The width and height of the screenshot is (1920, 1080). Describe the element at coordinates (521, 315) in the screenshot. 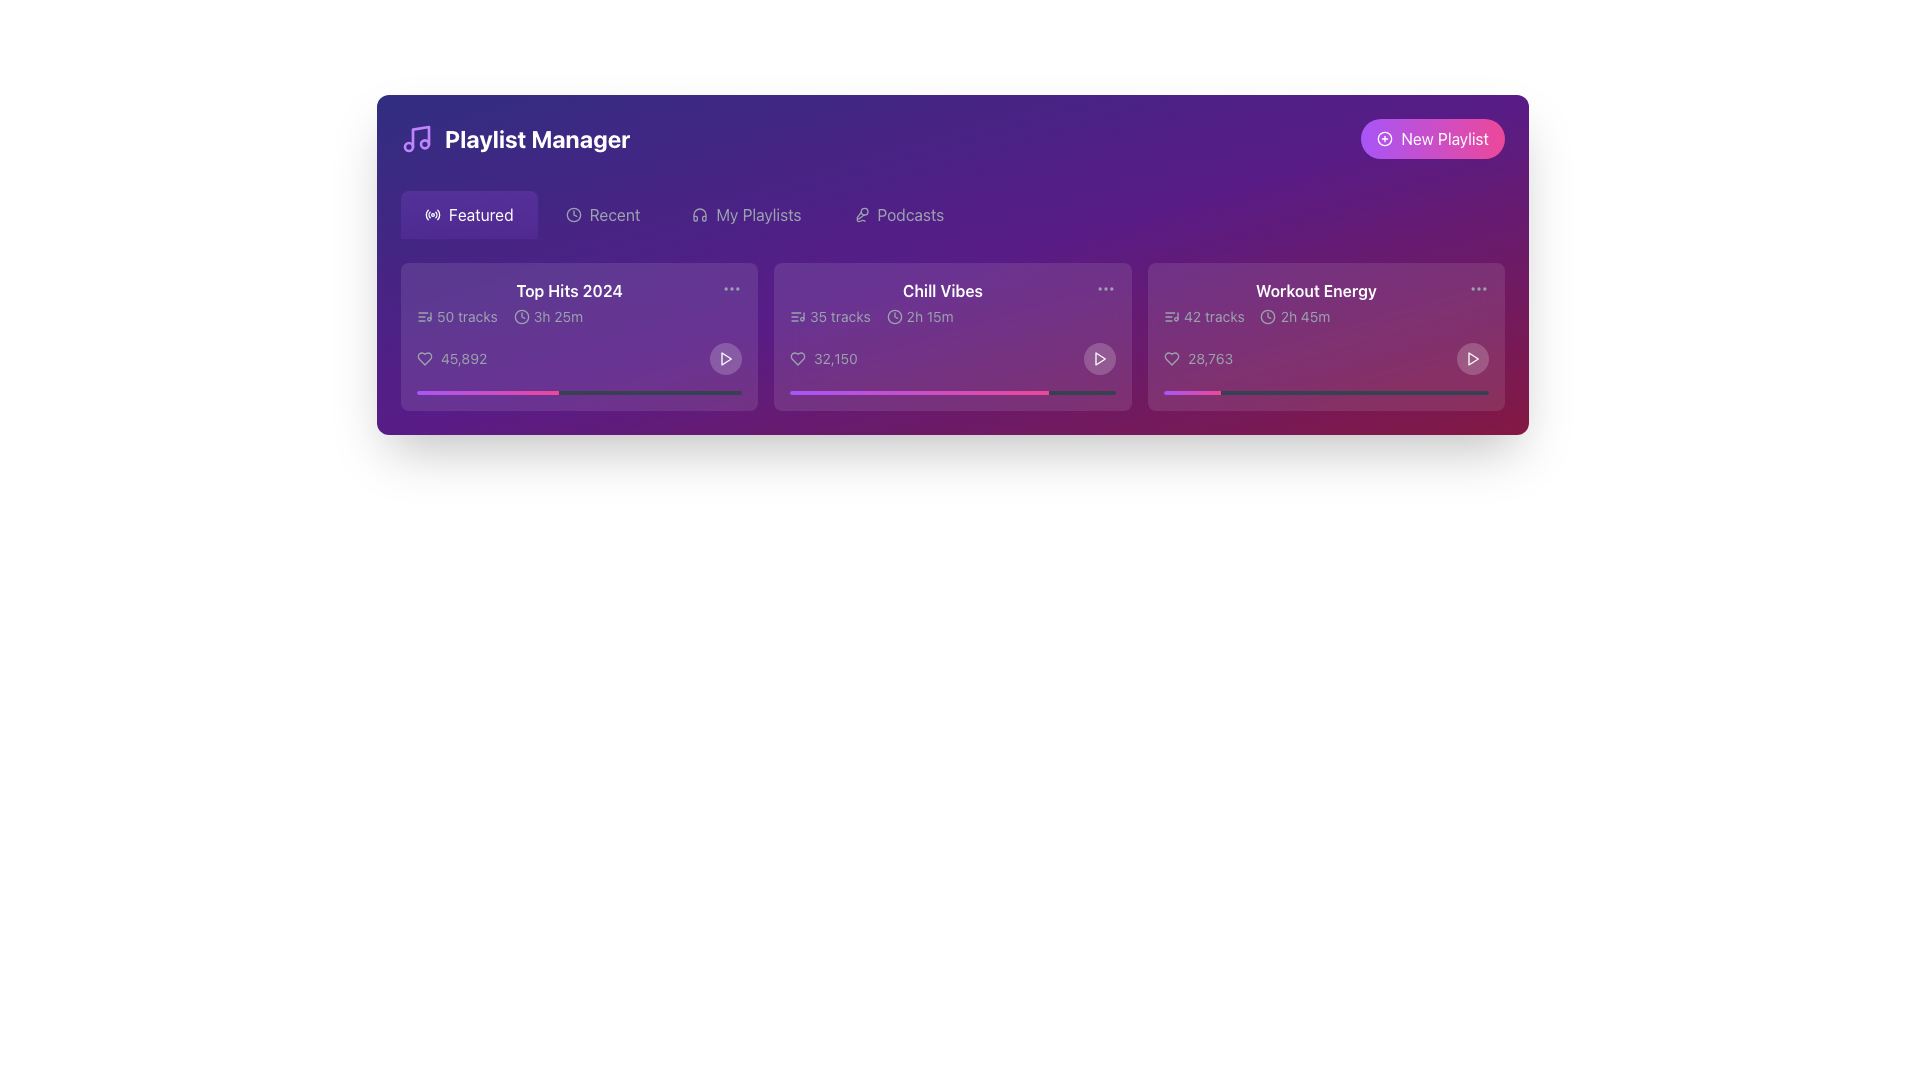

I see `the outer edge of the clock icon represented by a circle in SVG, located within the 'Top Hits 2024' box, near the top-left corner of the component` at that location.